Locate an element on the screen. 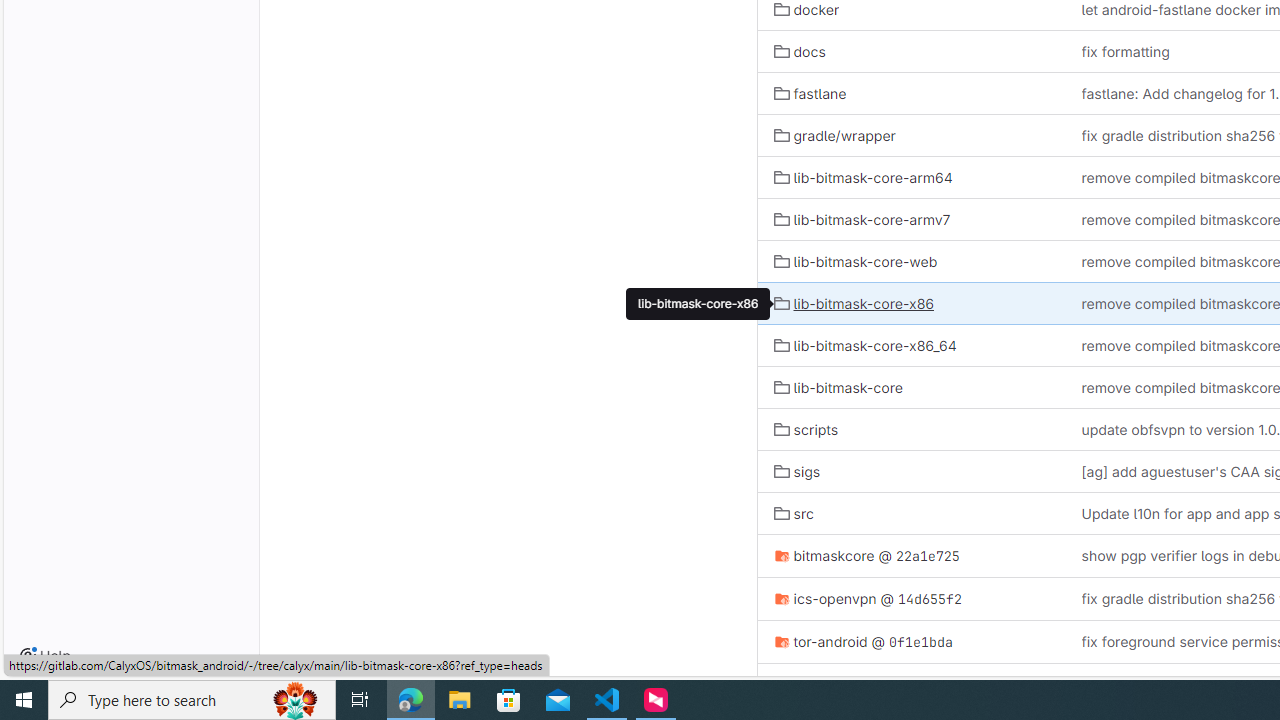 The height and width of the screenshot is (720, 1280). 'lib-bitmask-core' is located at coordinates (837, 387).